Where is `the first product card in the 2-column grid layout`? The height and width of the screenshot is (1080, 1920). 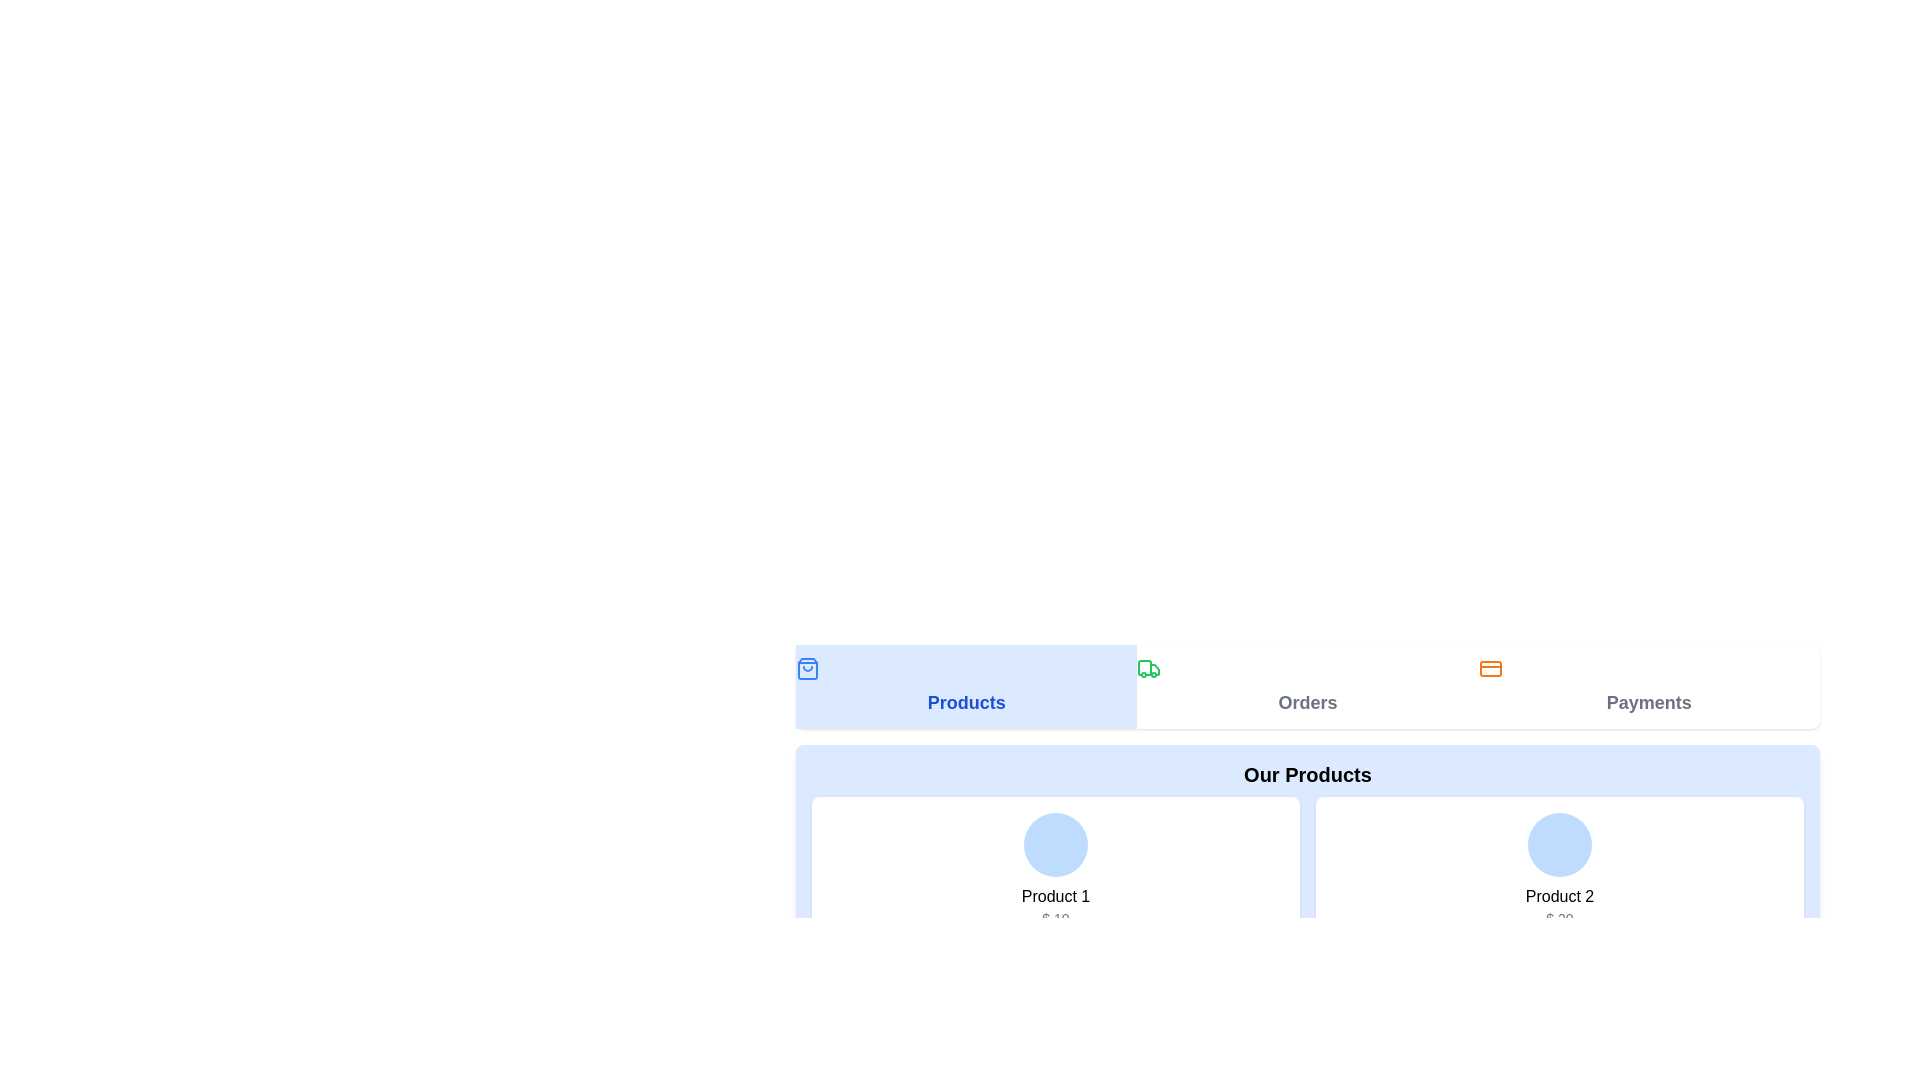
the first product card in the 2-column grid layout is located at coordinates (1055, 870).